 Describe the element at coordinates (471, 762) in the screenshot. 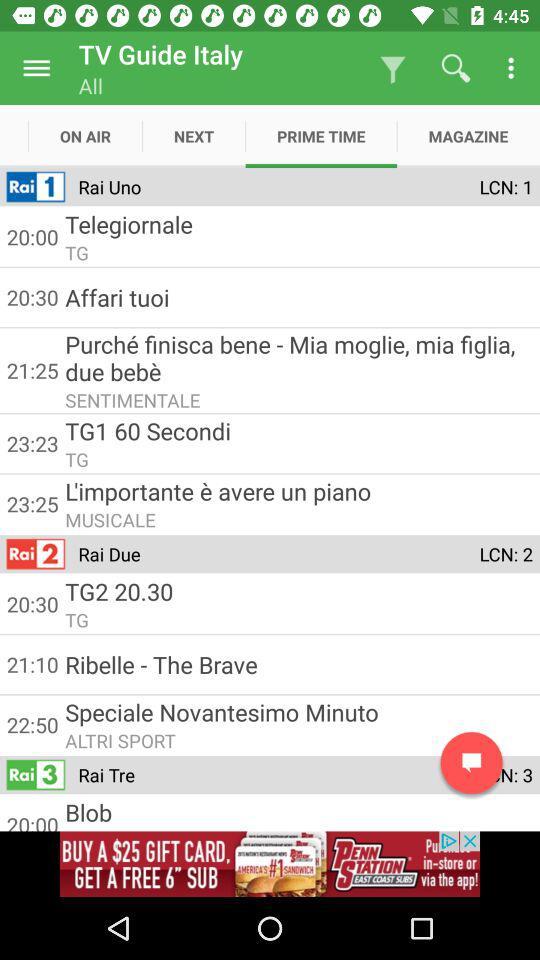

I see `show text chat` at that location.